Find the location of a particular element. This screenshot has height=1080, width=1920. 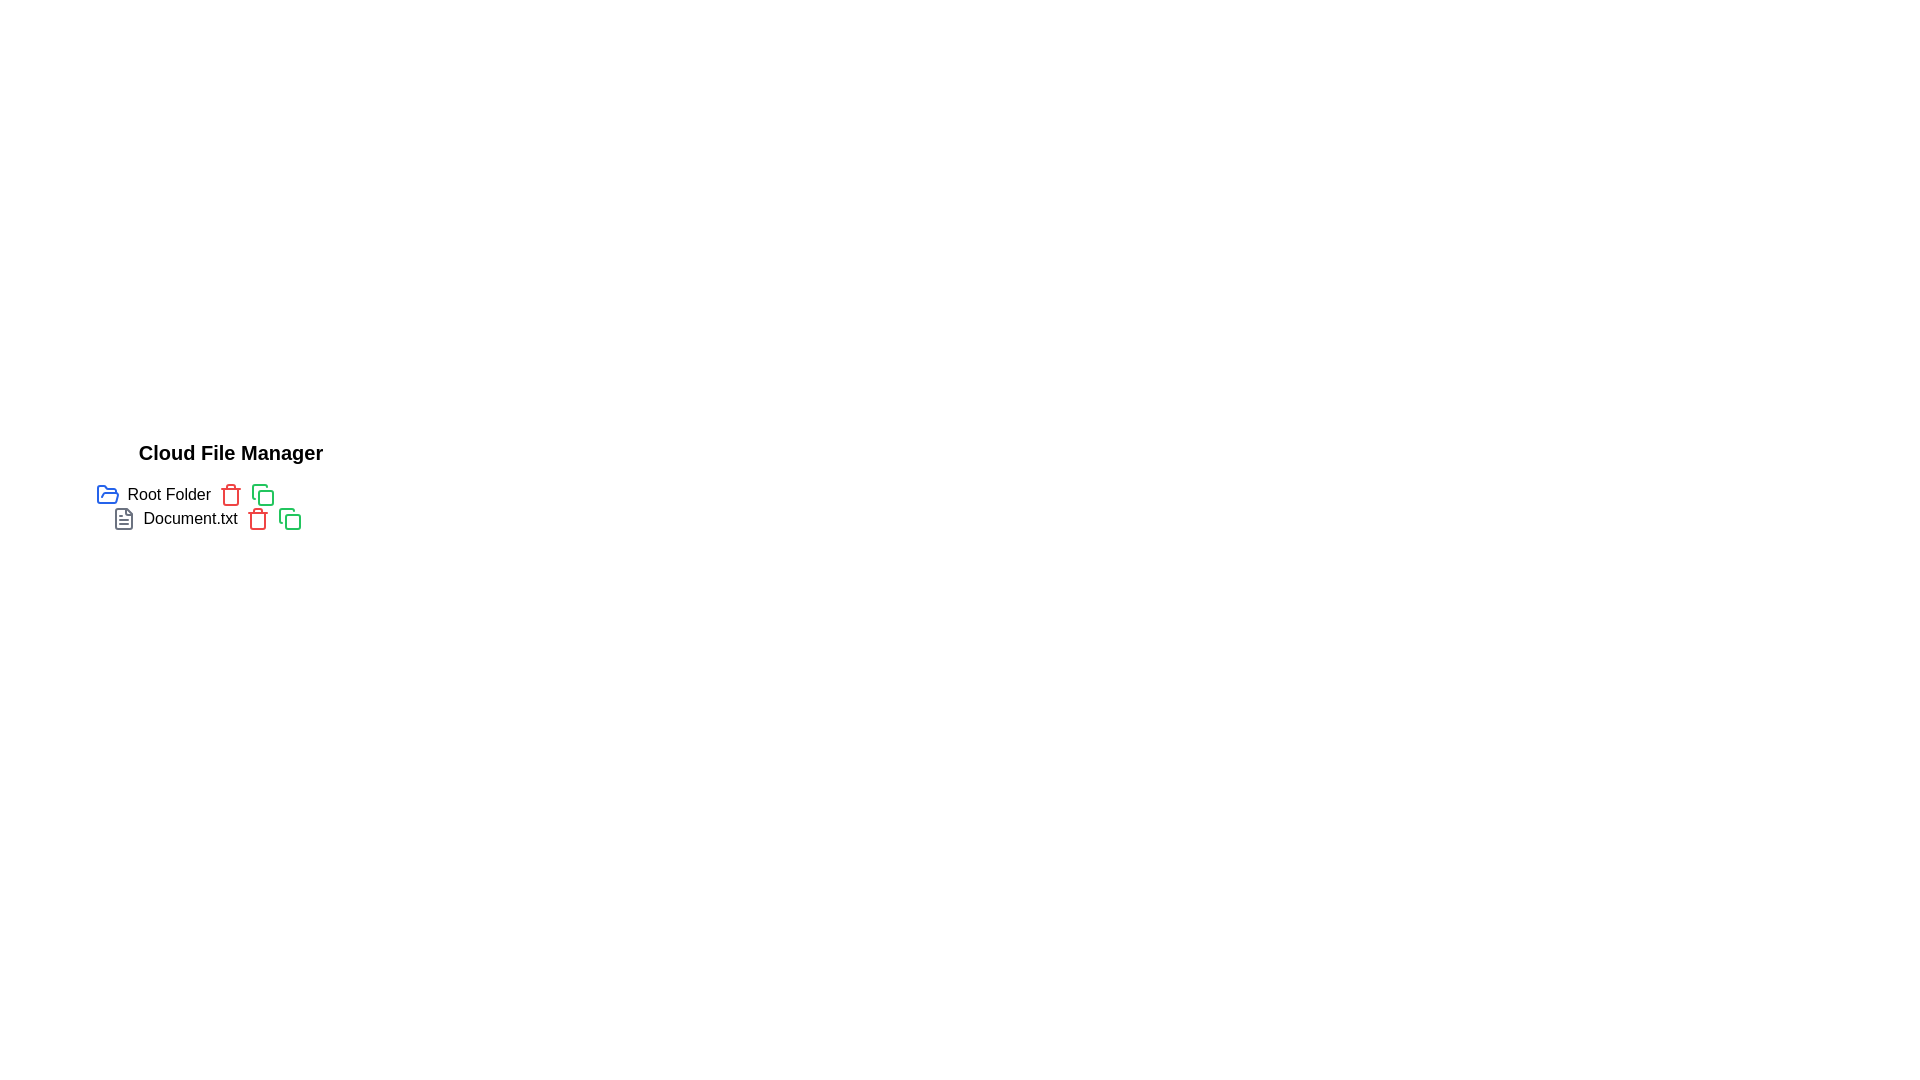

the text label 'Cloud File Manager' which is displayed in a bold, large-sized font at the top-left corner of the file management interface is located at coordinates (230, 452).